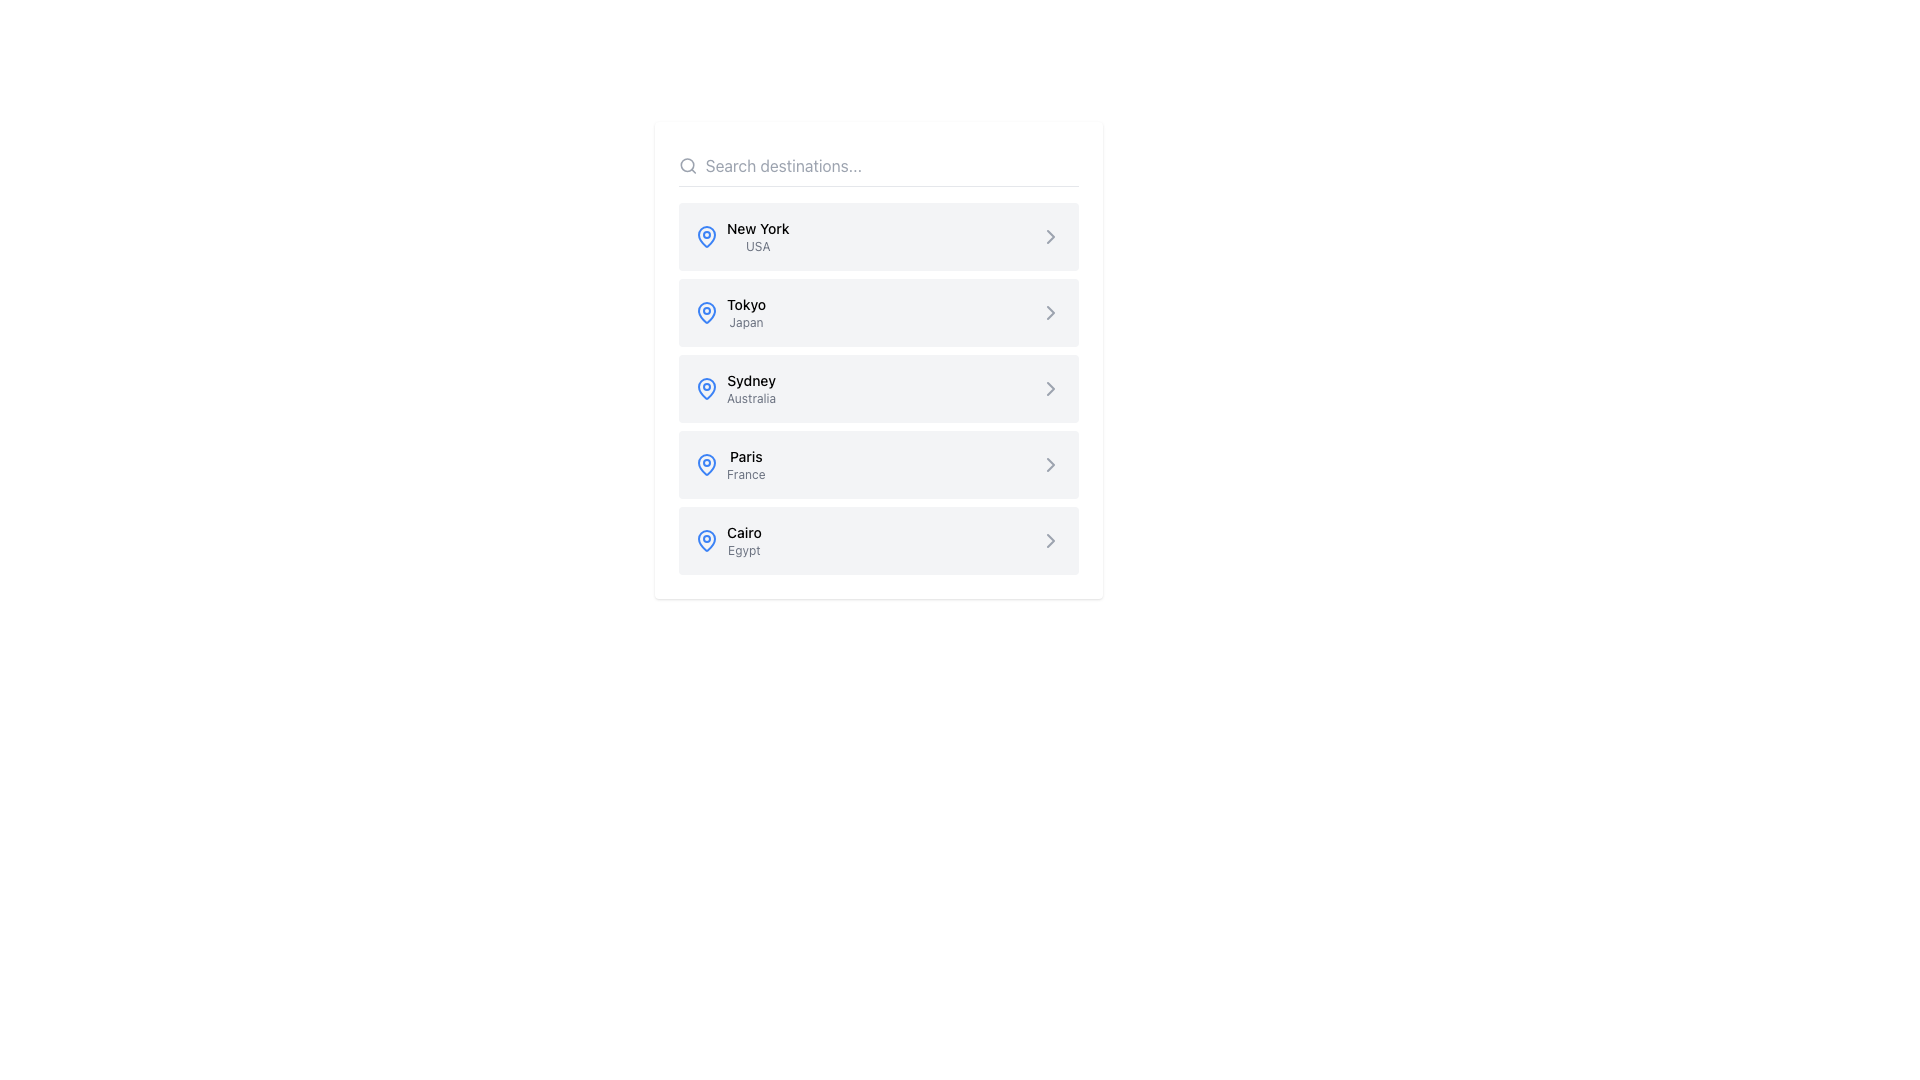 Image resolution: width=1920 pixels, height=1080 pixels. I want to click on the List Item with Icon and Text located in the second row of the vertically arranged list, so click(729, 312).